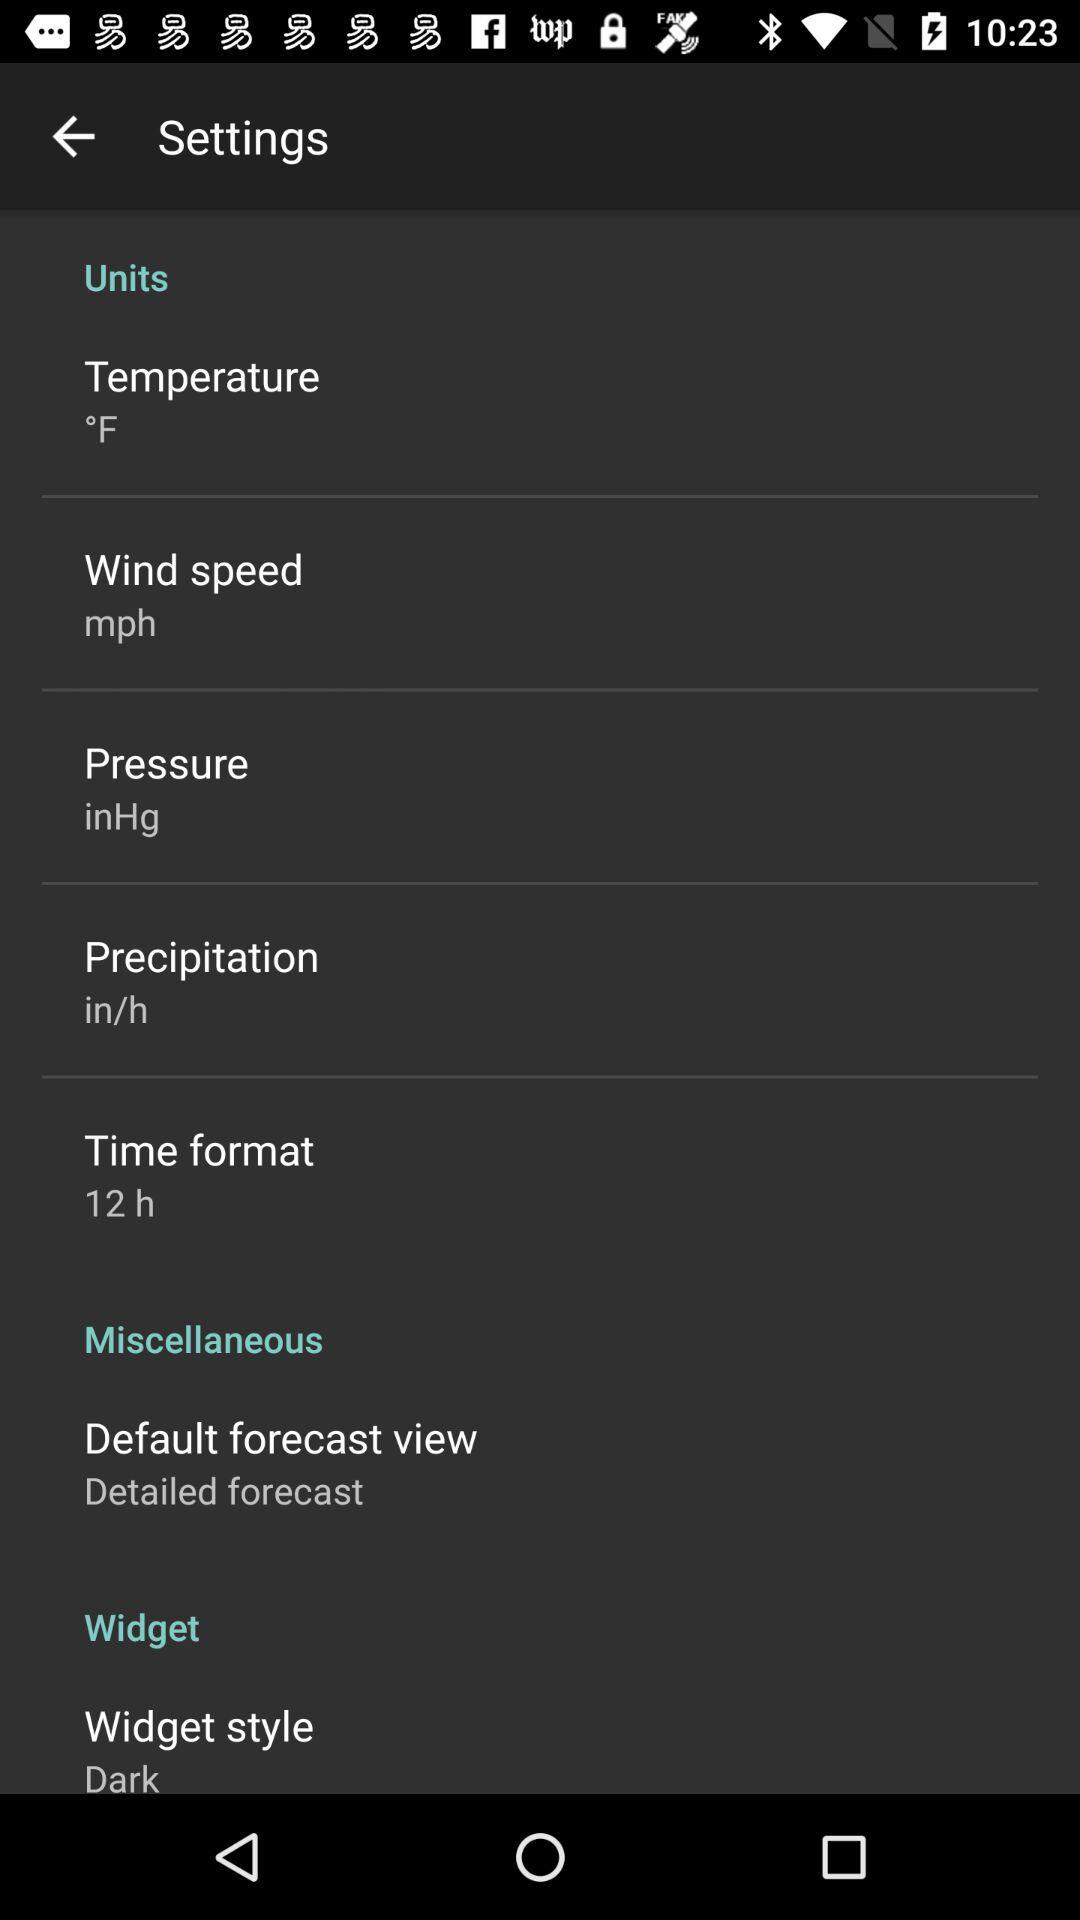 The image size is (1080, 1920). What do you see at coordinates (72, 135) in the screenshot?
I see `previous` at bounding box center [72, 135].